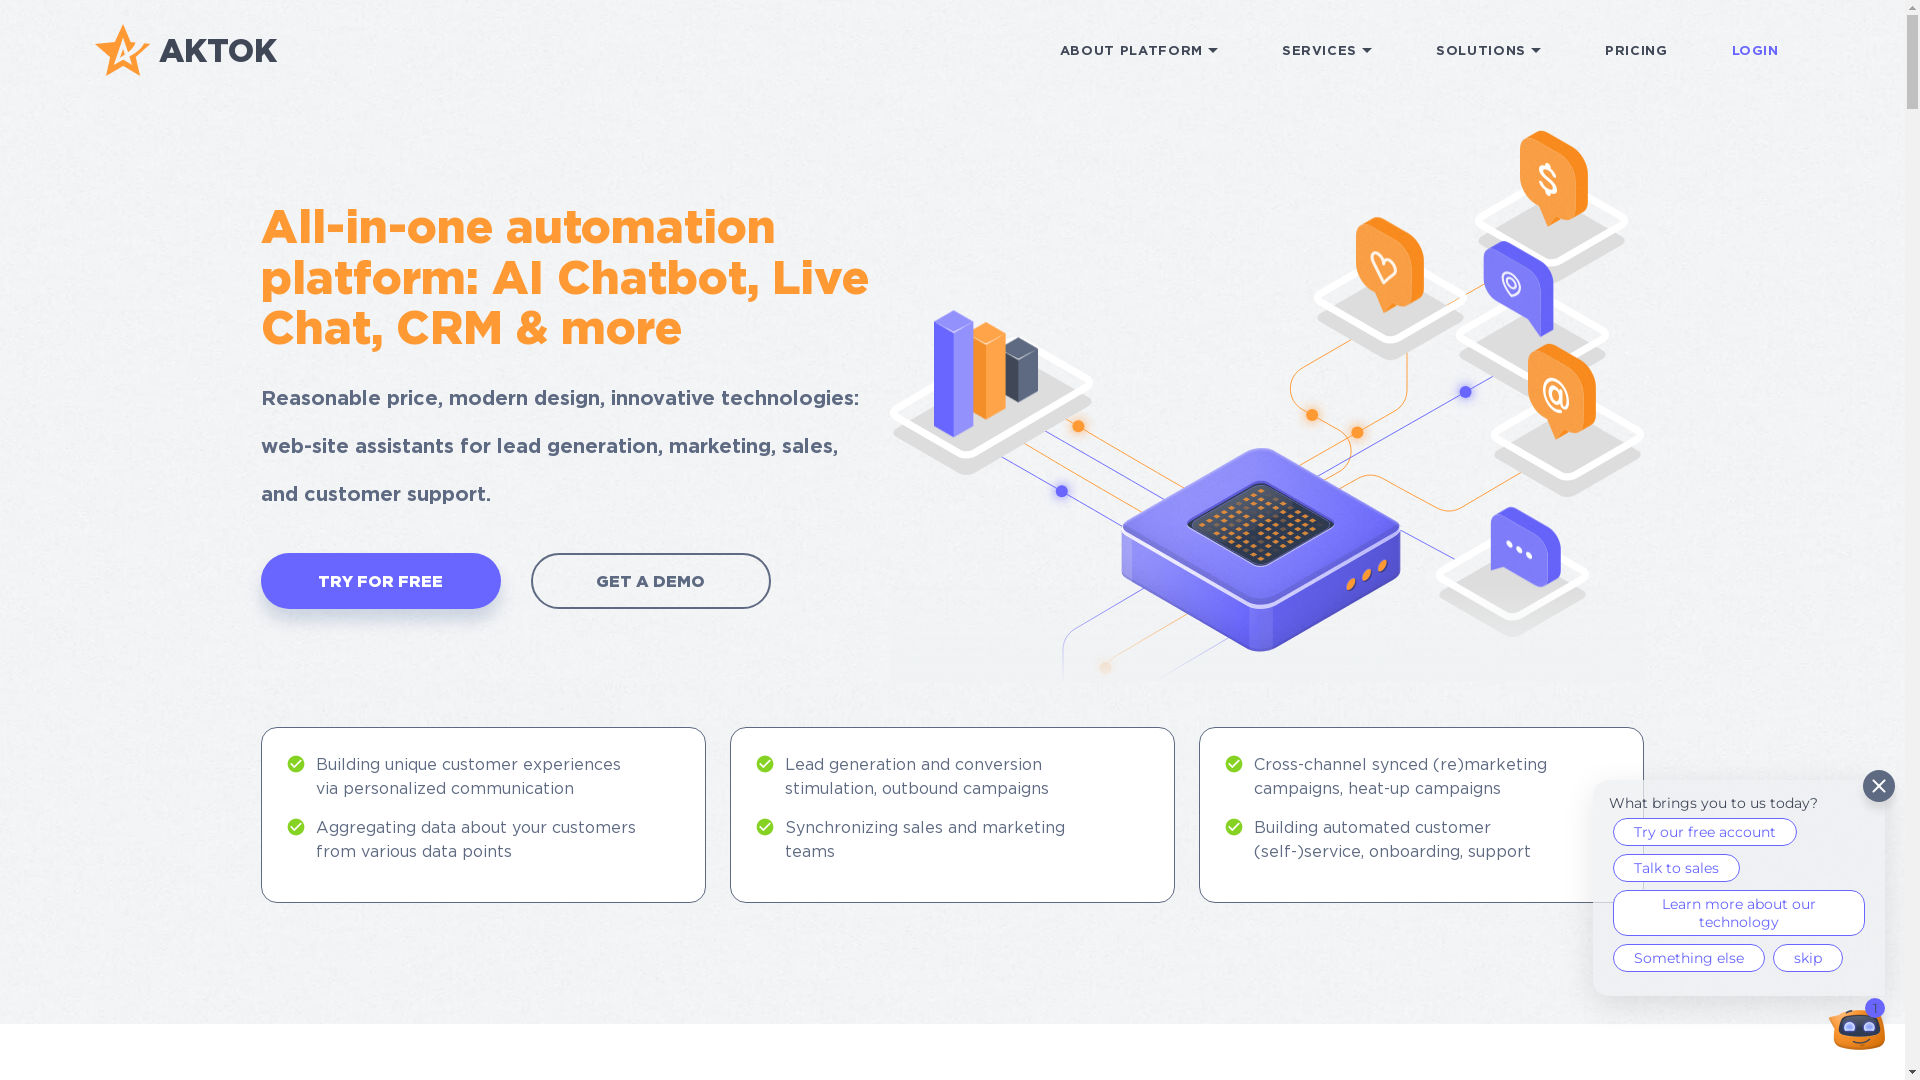  I want to click on 'PRICING', so click(1573, 49).